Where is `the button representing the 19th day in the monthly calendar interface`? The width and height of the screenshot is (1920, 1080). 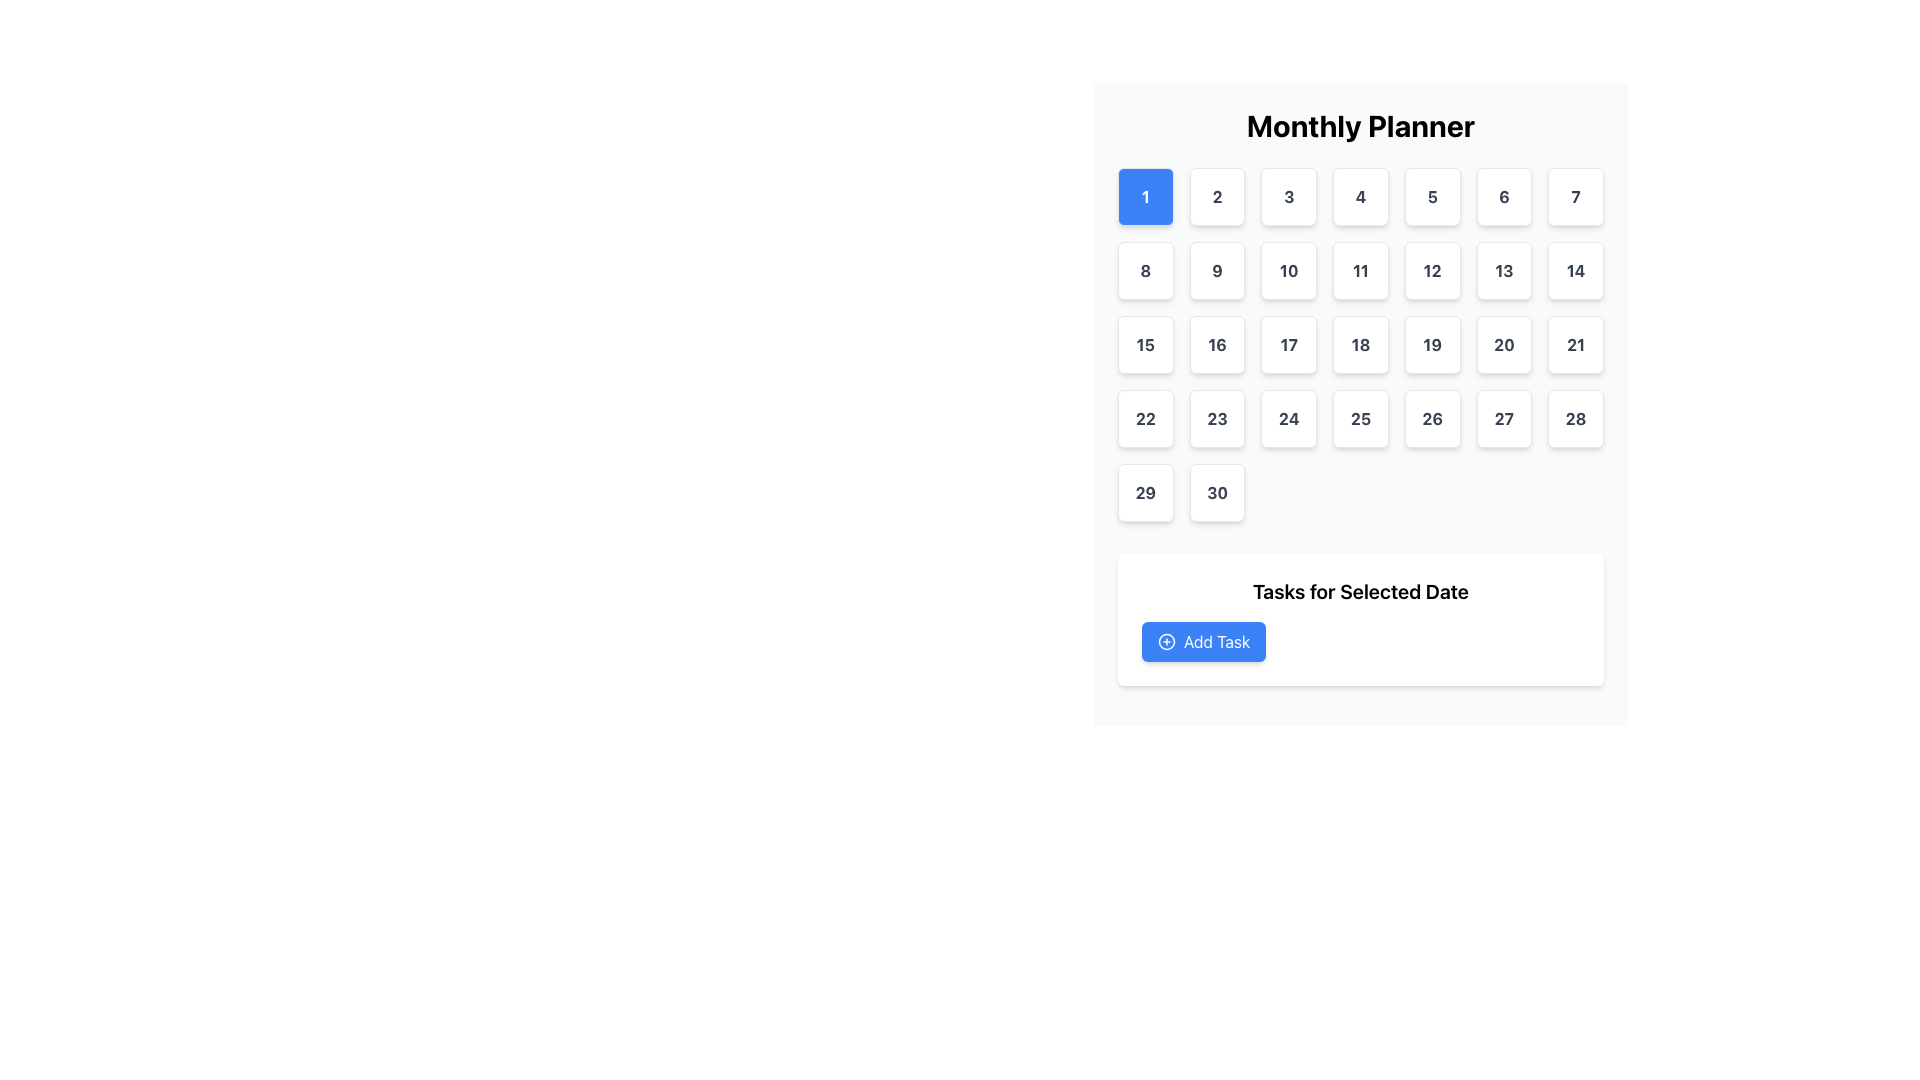 the button representing the 19th day in the monthly calendar interface is located at coordinates (1431, 343).